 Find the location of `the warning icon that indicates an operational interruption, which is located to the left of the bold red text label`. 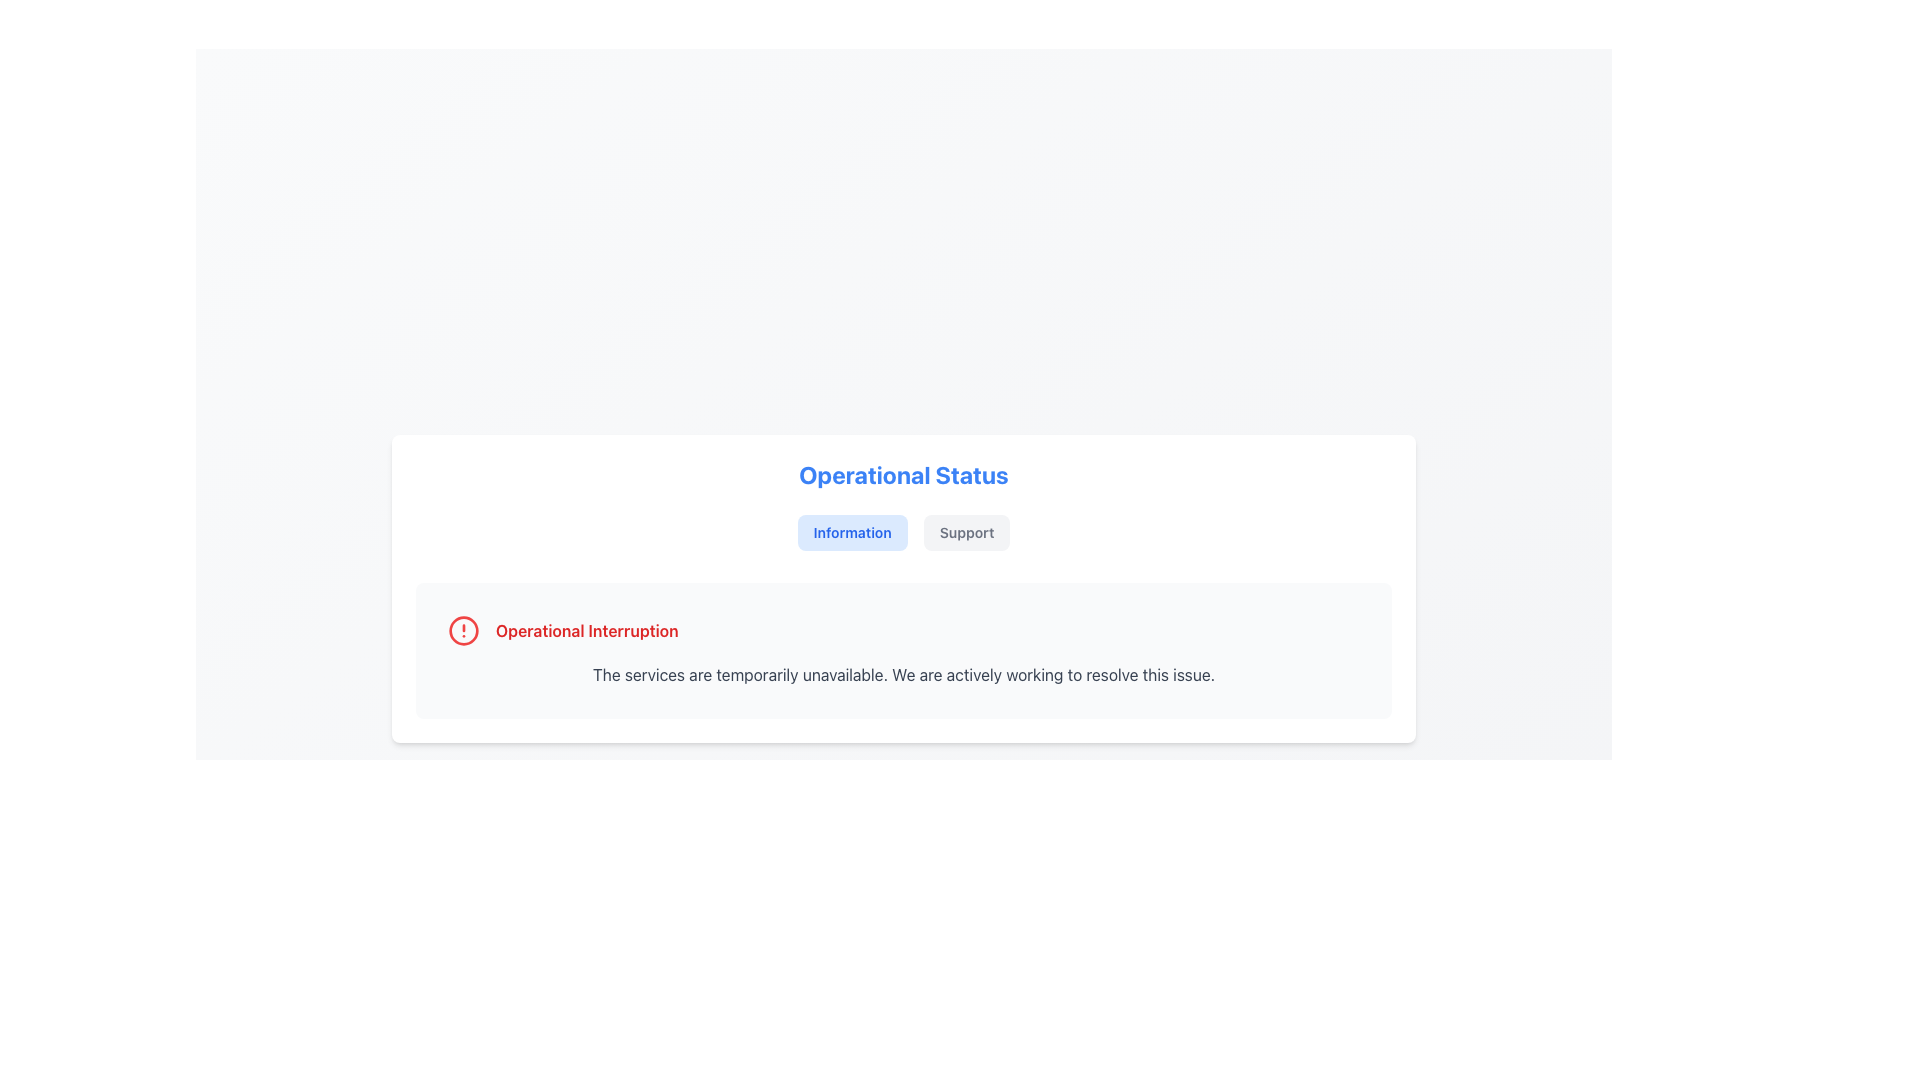

the warning icon that indicates an operational interruption, which is located to the left of the bold red text label is located at coordinates (463, 631).